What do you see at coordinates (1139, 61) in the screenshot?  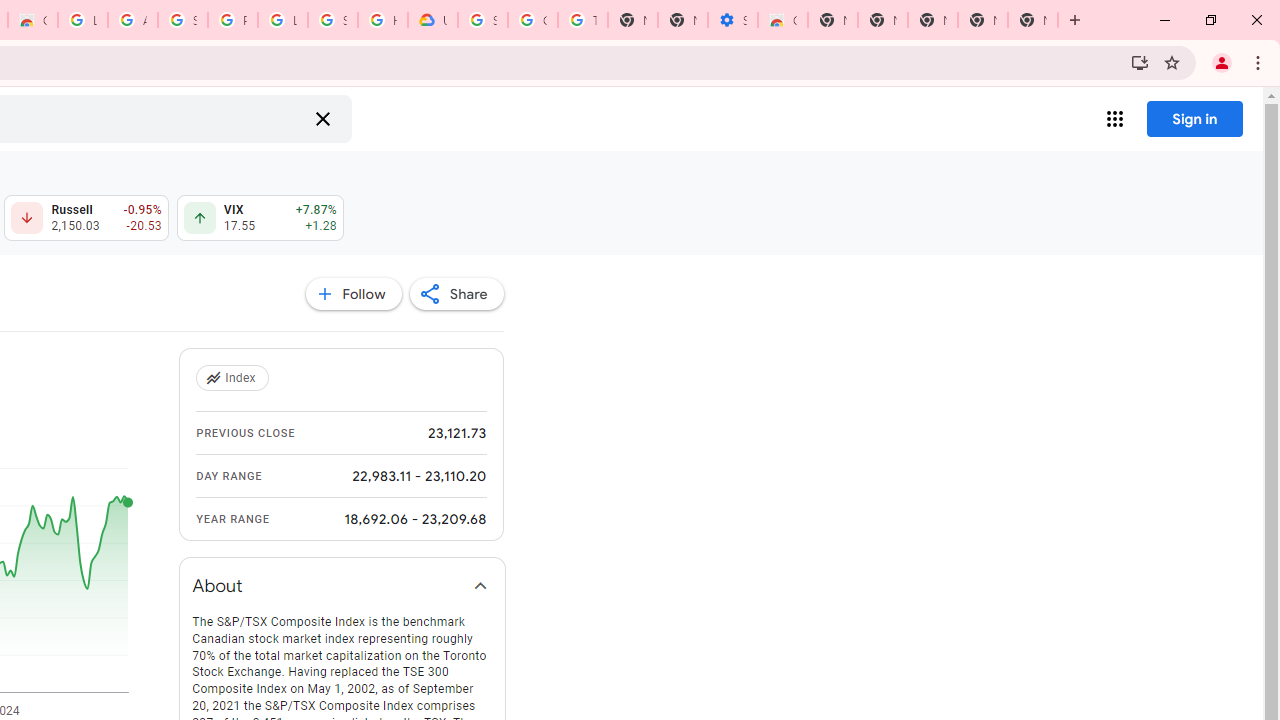 I see `'Install Google Finance'` at bounding box center [1139, 61].